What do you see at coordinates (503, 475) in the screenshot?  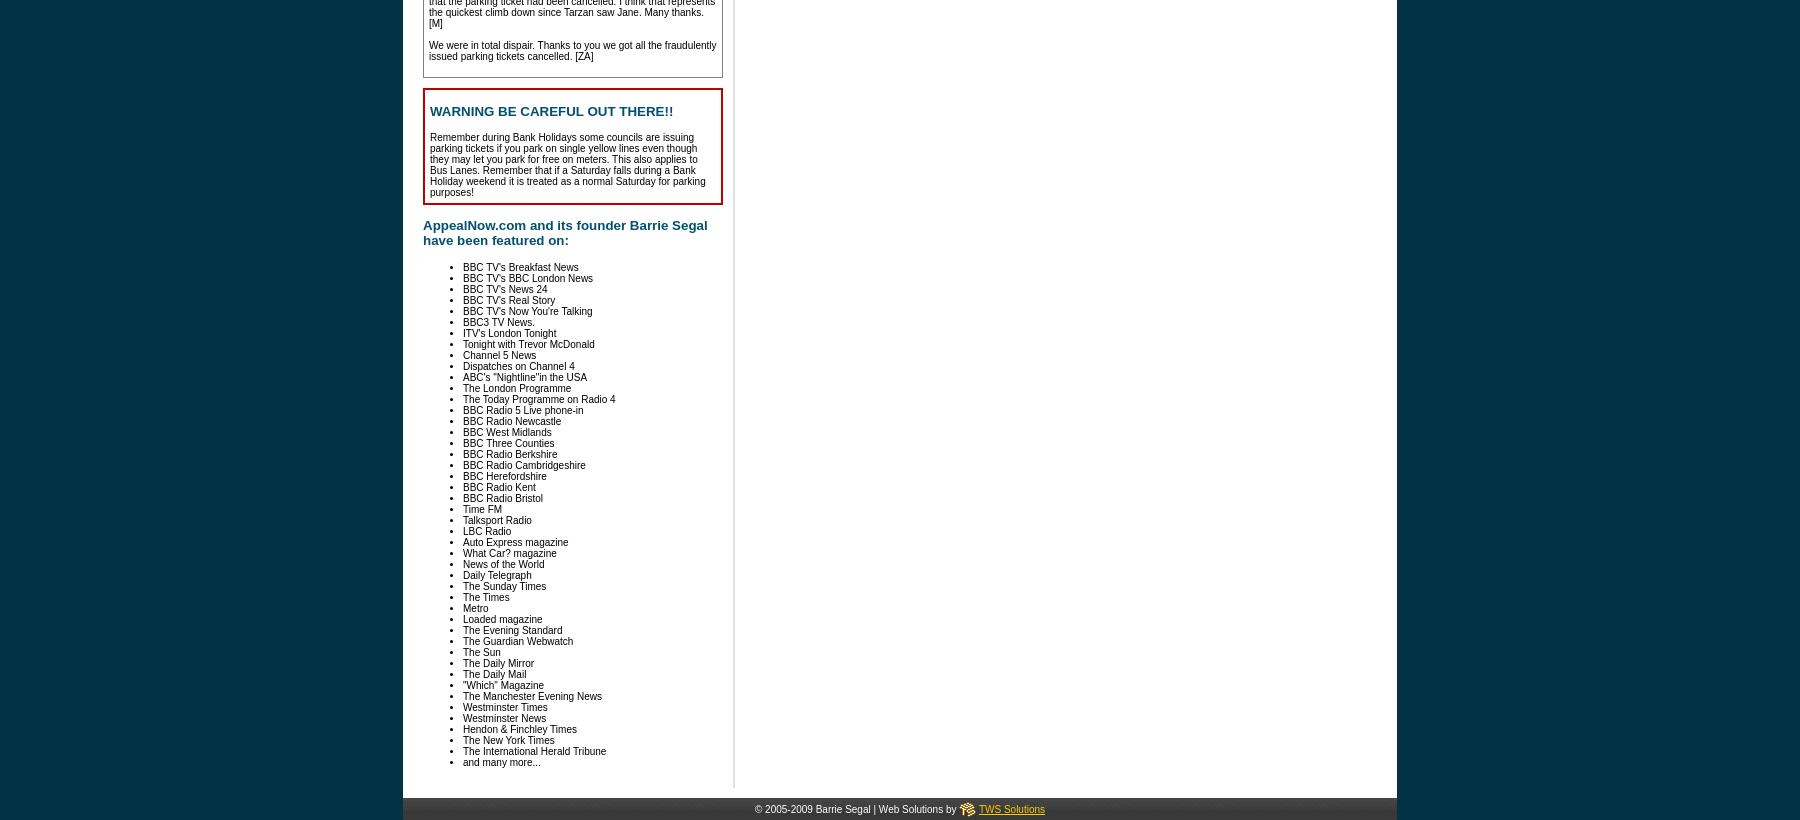 I see `'BBC Herefordshire'` at bounding box center [503, 475].